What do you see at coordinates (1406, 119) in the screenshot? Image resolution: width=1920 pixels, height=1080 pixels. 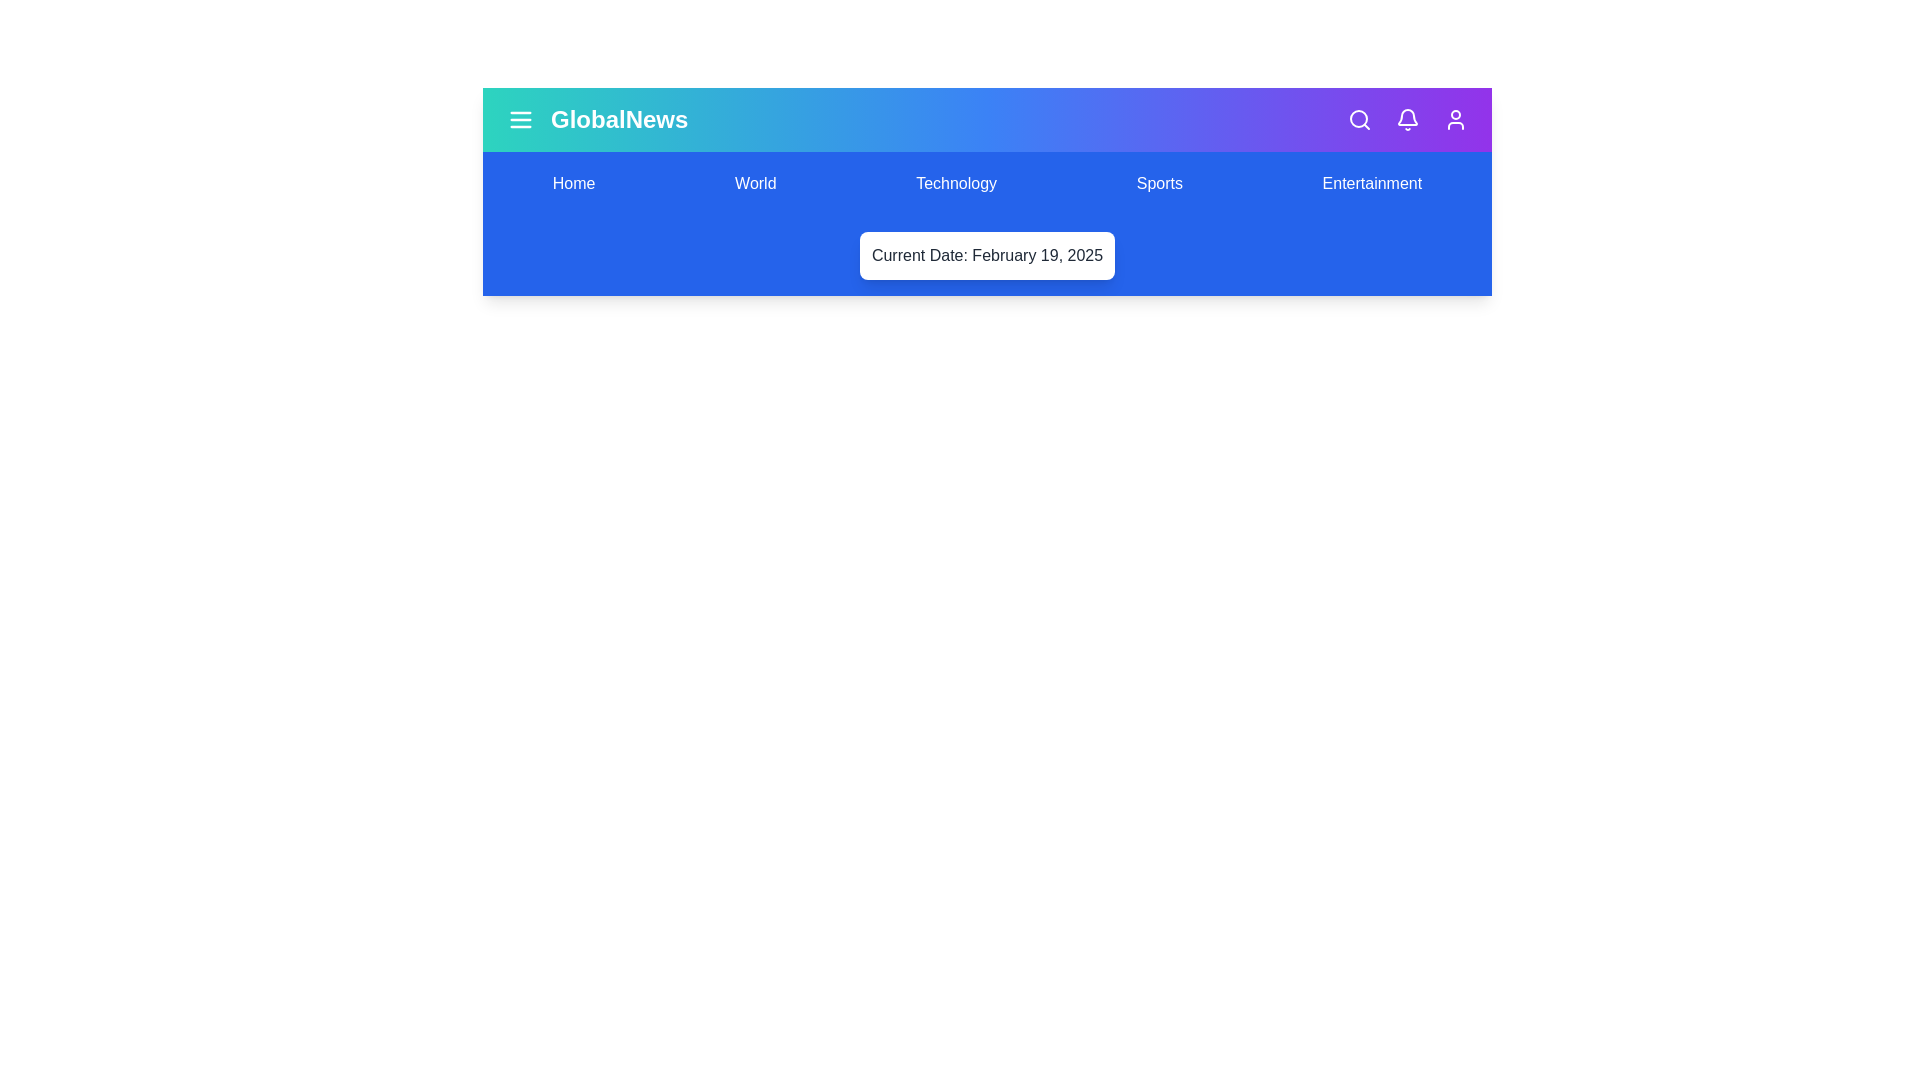 I see `the bell icon to view notifications` at bounding box center [1406, 119].